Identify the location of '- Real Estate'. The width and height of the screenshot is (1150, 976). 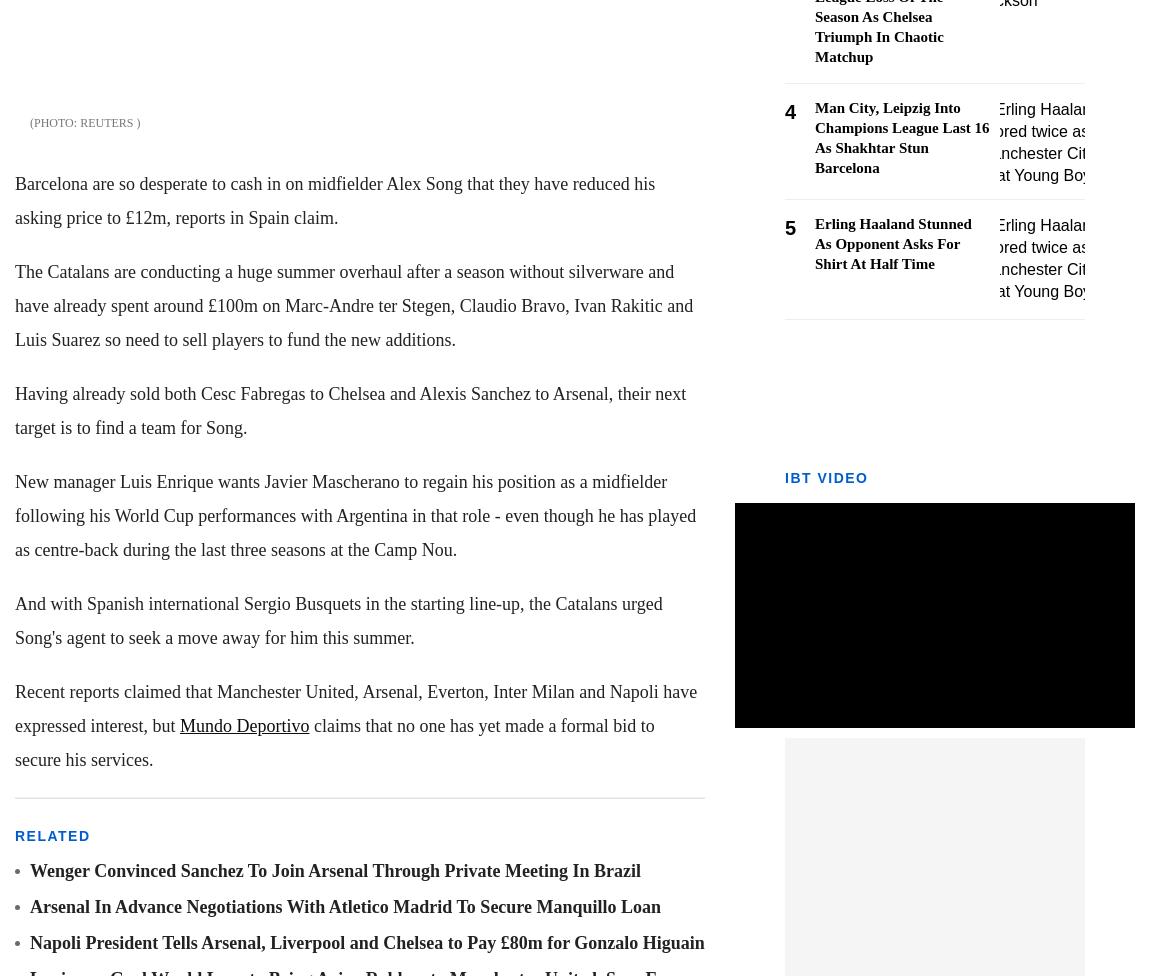
(63, 389).